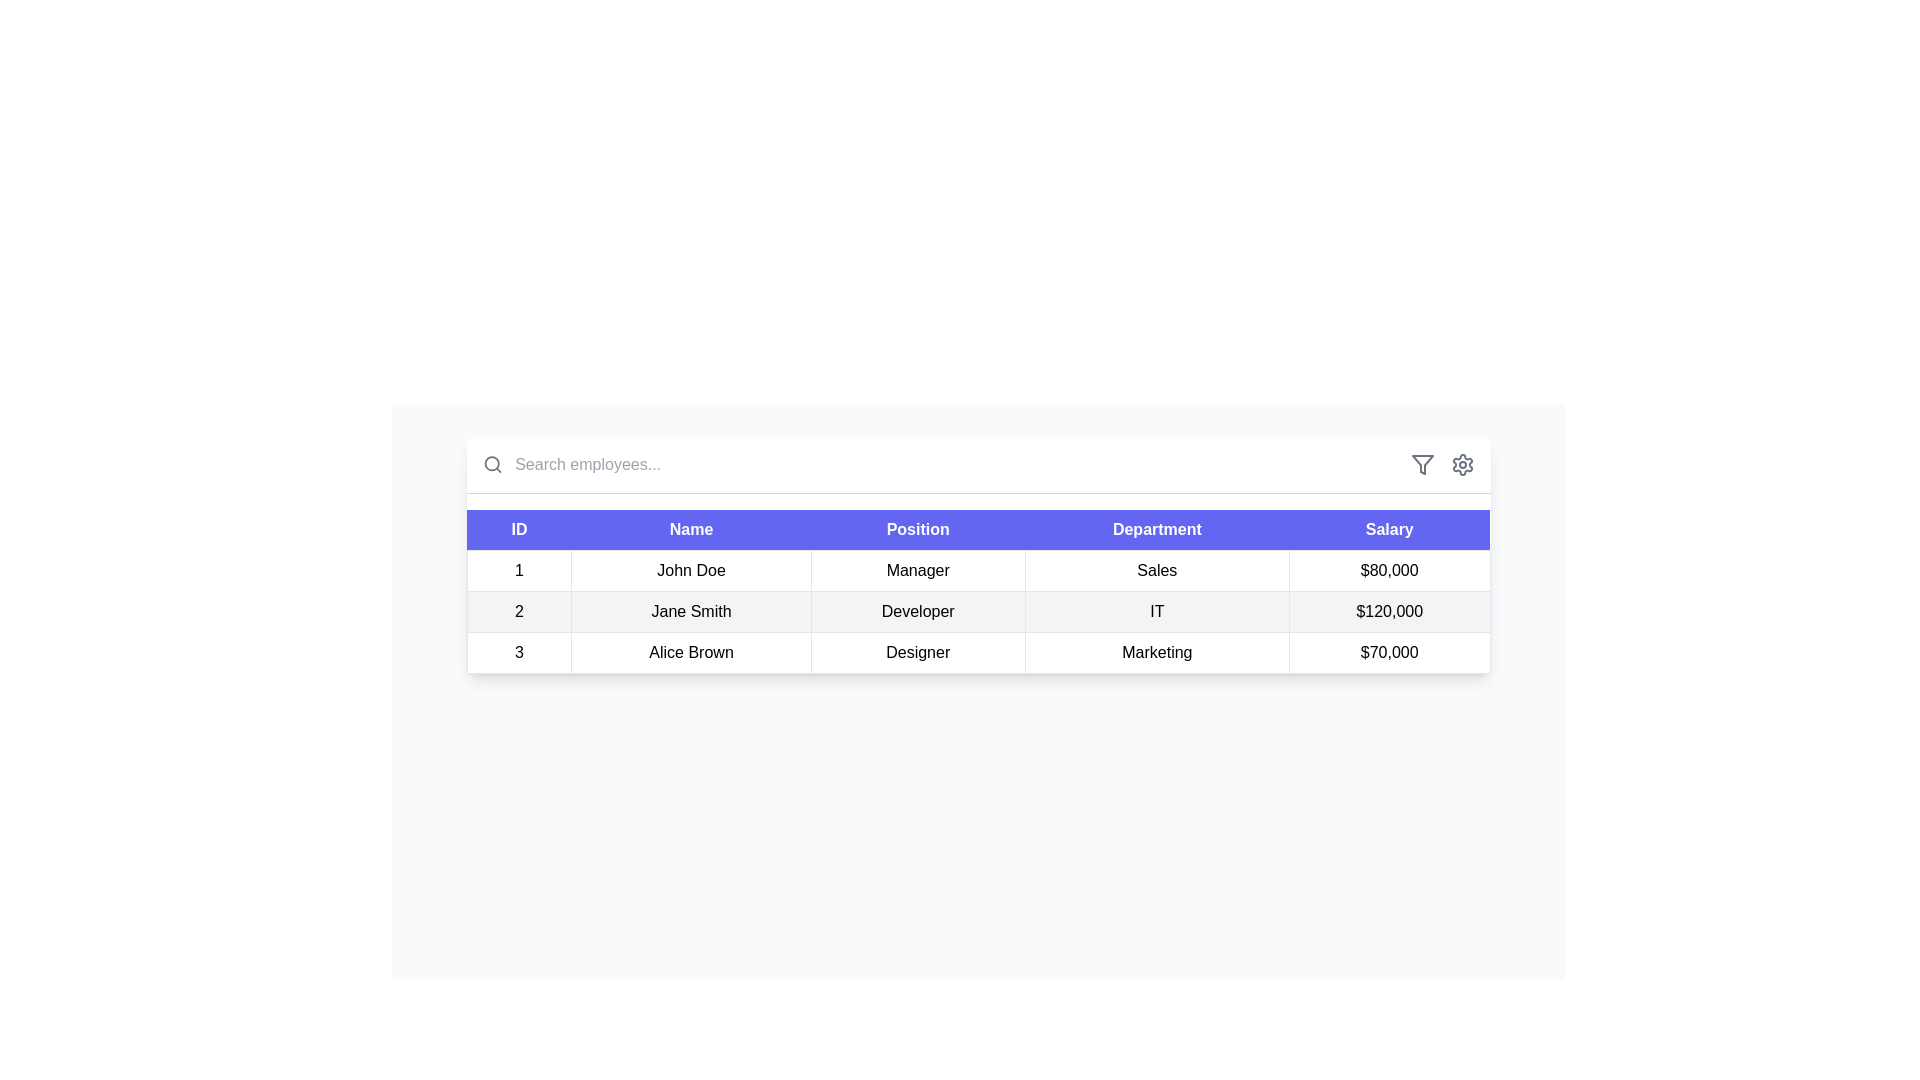  I want to click on the 'Sales' department text label located in the fourth column of the first row of the table, which is adjacent to the 'Manager' column on the left and '$80,000' column on the right, so click(1157, 570).